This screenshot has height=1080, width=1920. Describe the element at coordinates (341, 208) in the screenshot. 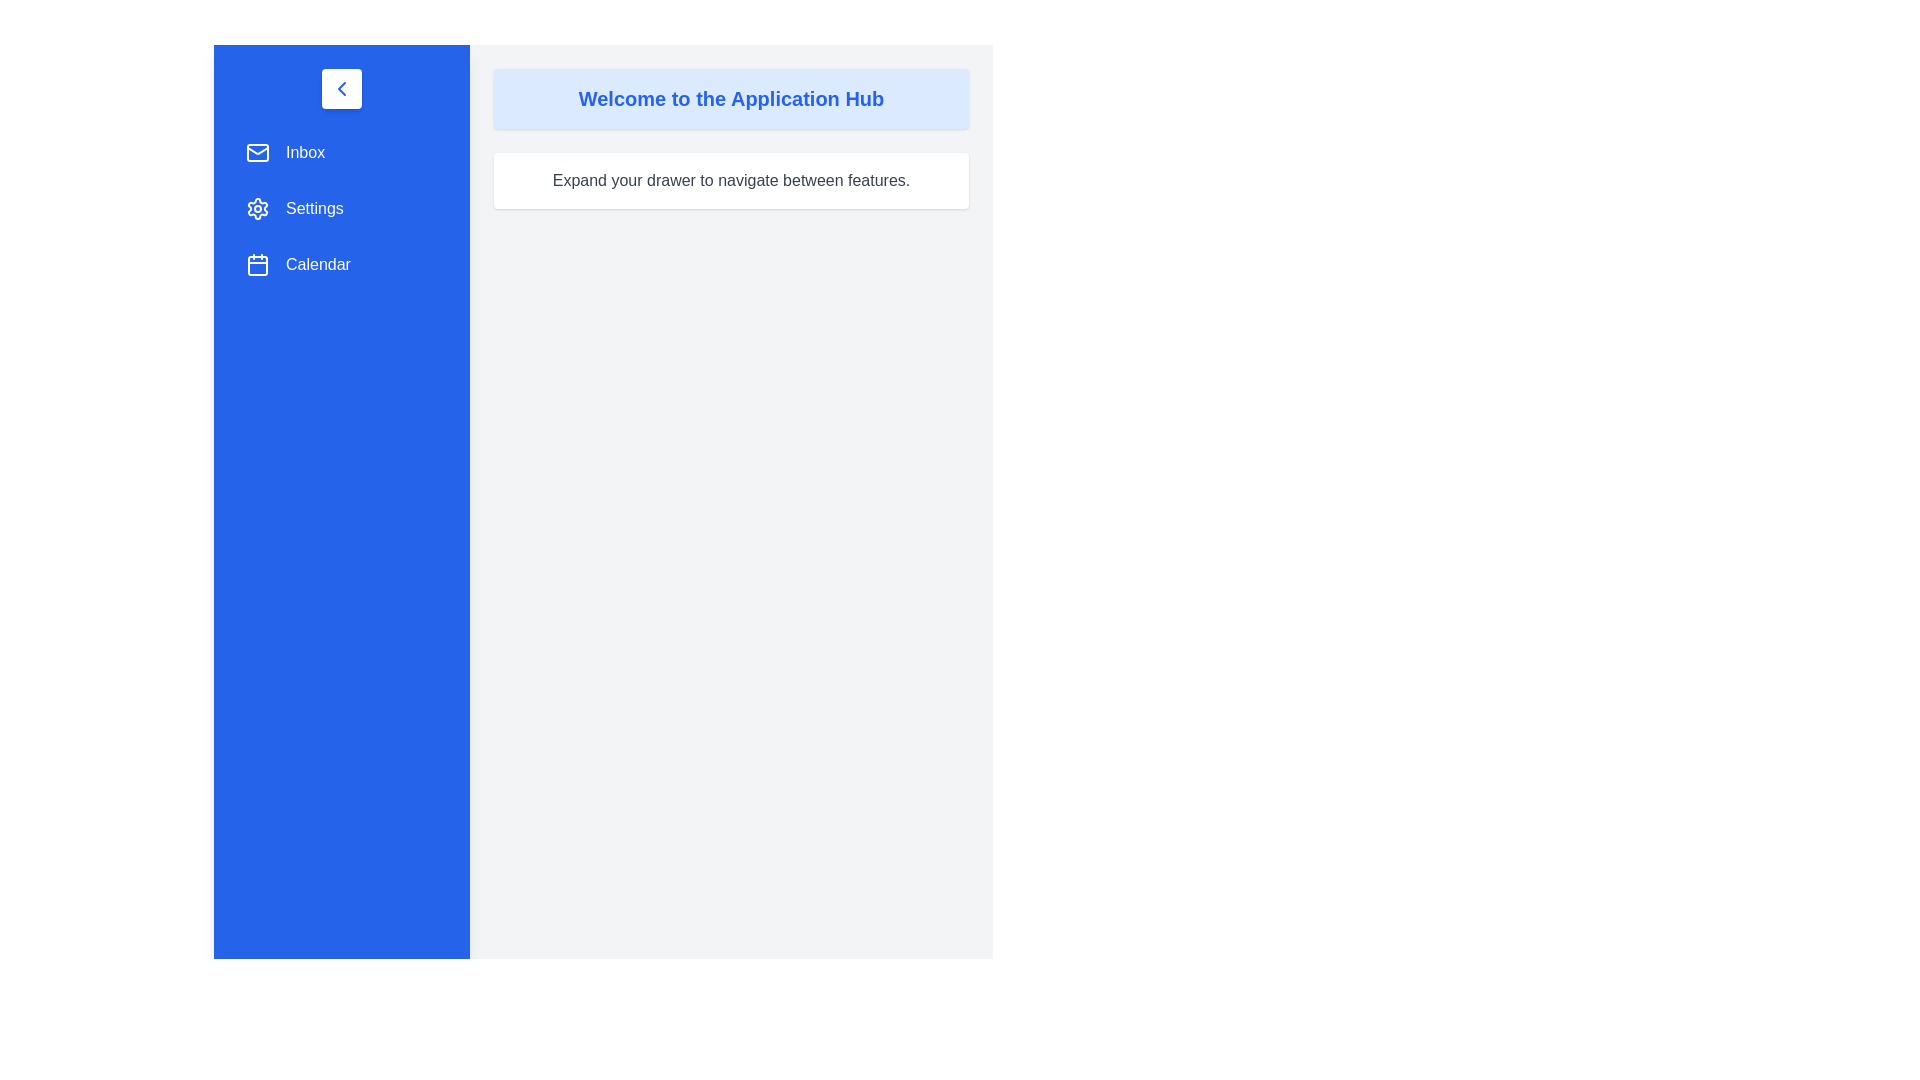

I see `the menu item 'Settings' to see the hover effect` at that location.